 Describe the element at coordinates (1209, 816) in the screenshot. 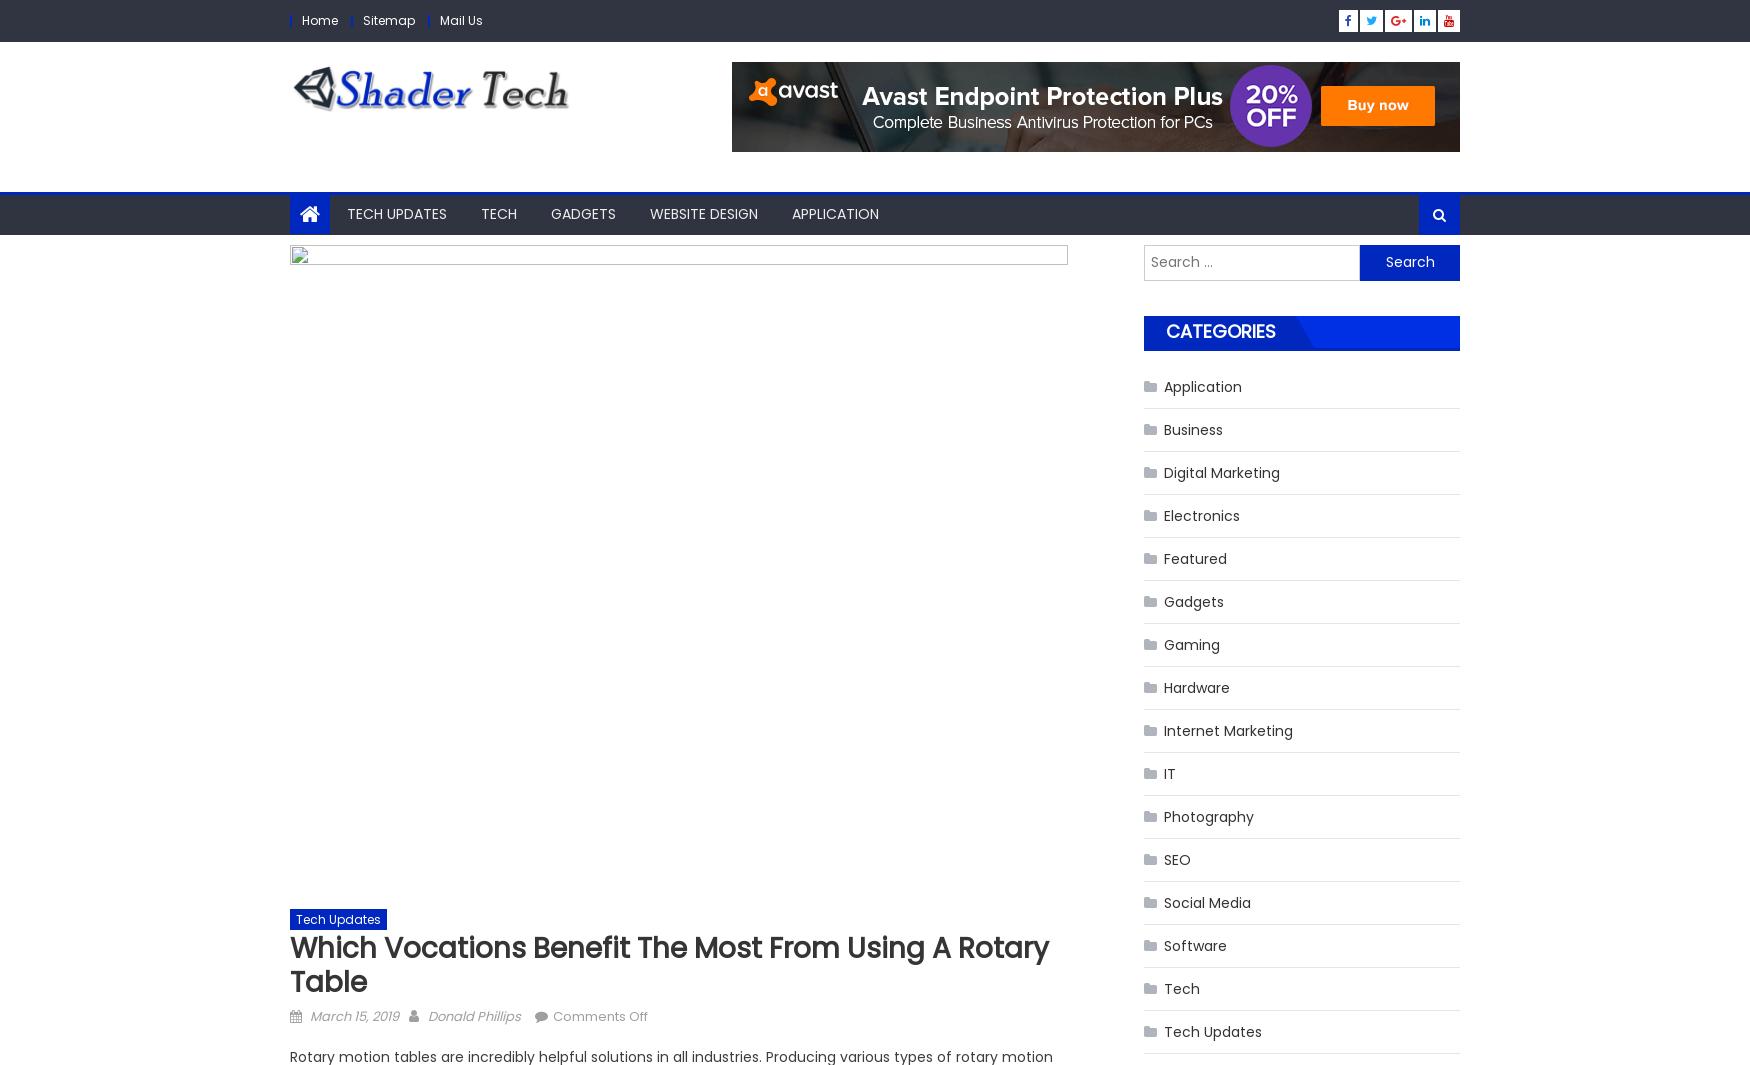

I see `'Photography'` at that location.